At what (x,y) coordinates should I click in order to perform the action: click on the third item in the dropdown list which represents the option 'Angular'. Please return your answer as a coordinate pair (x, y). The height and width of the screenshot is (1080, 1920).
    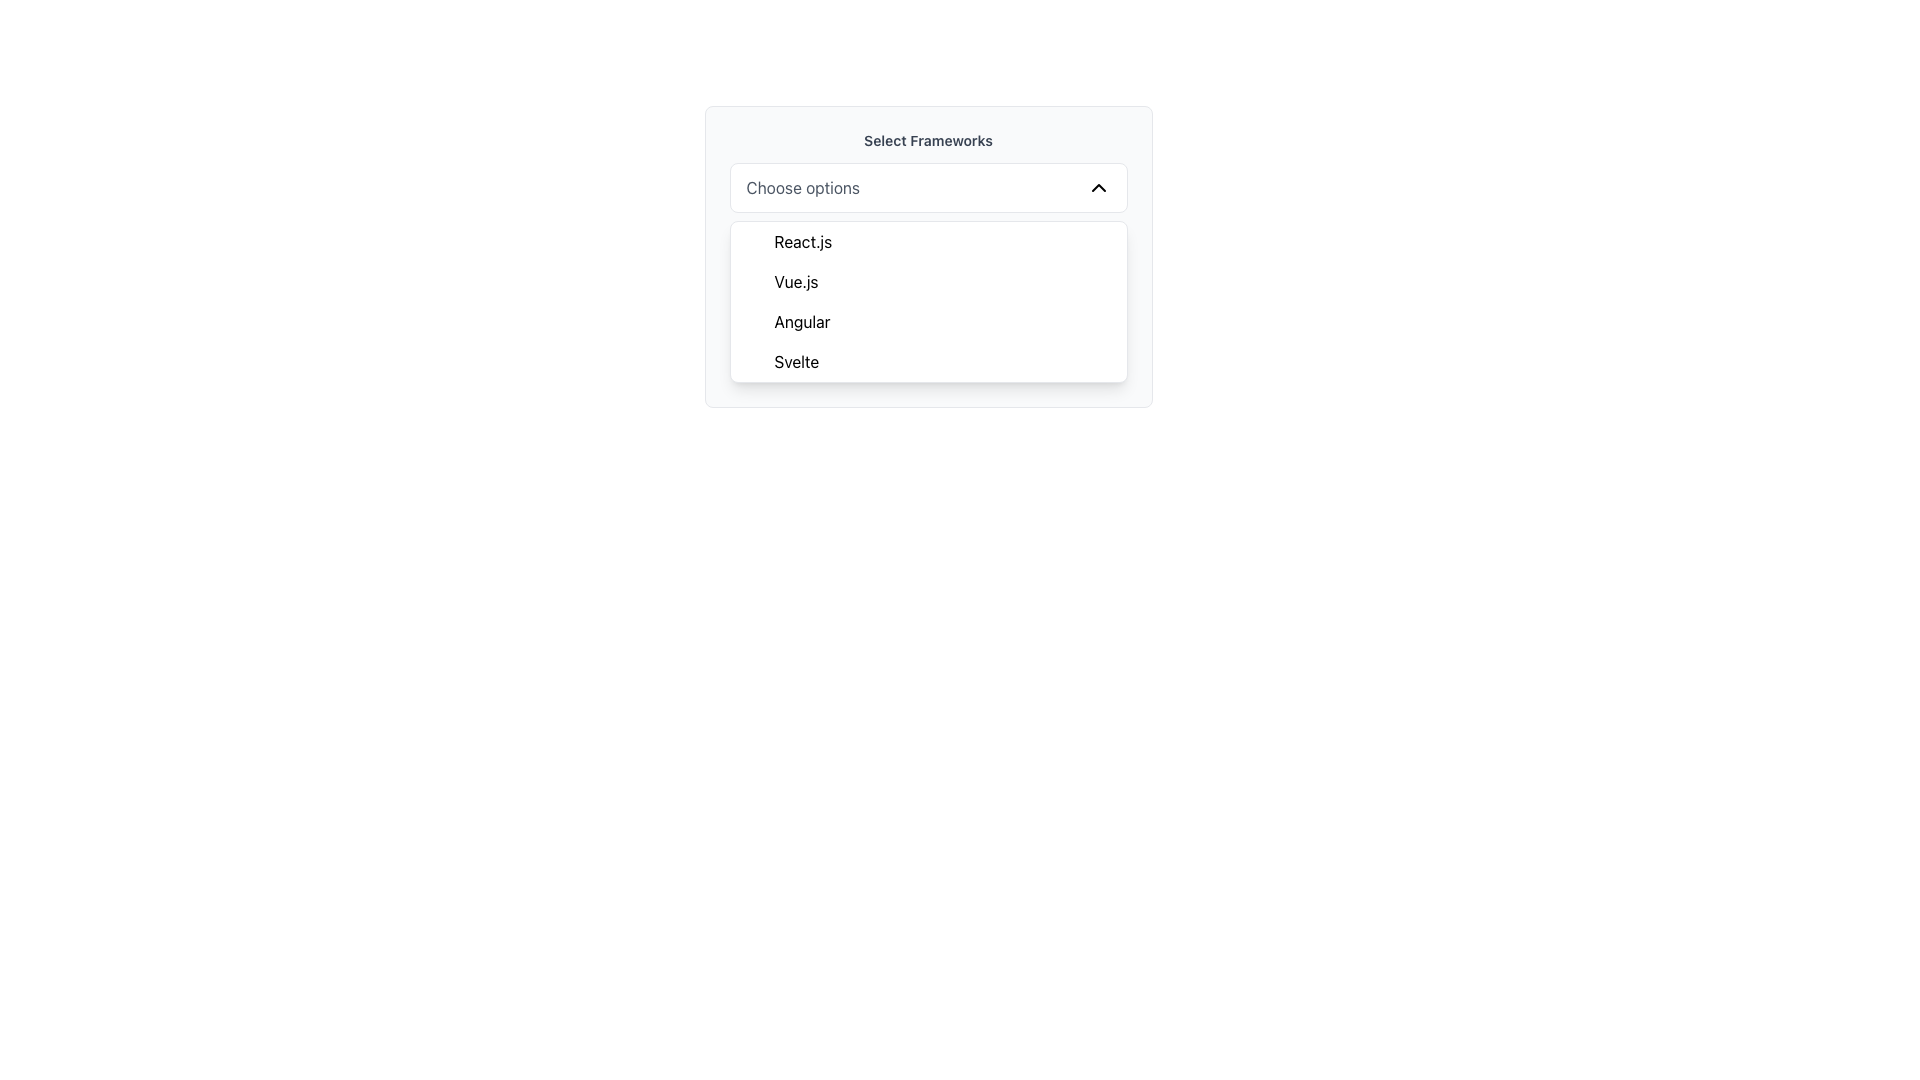
    Looking at the image, I should click on (927, 320).